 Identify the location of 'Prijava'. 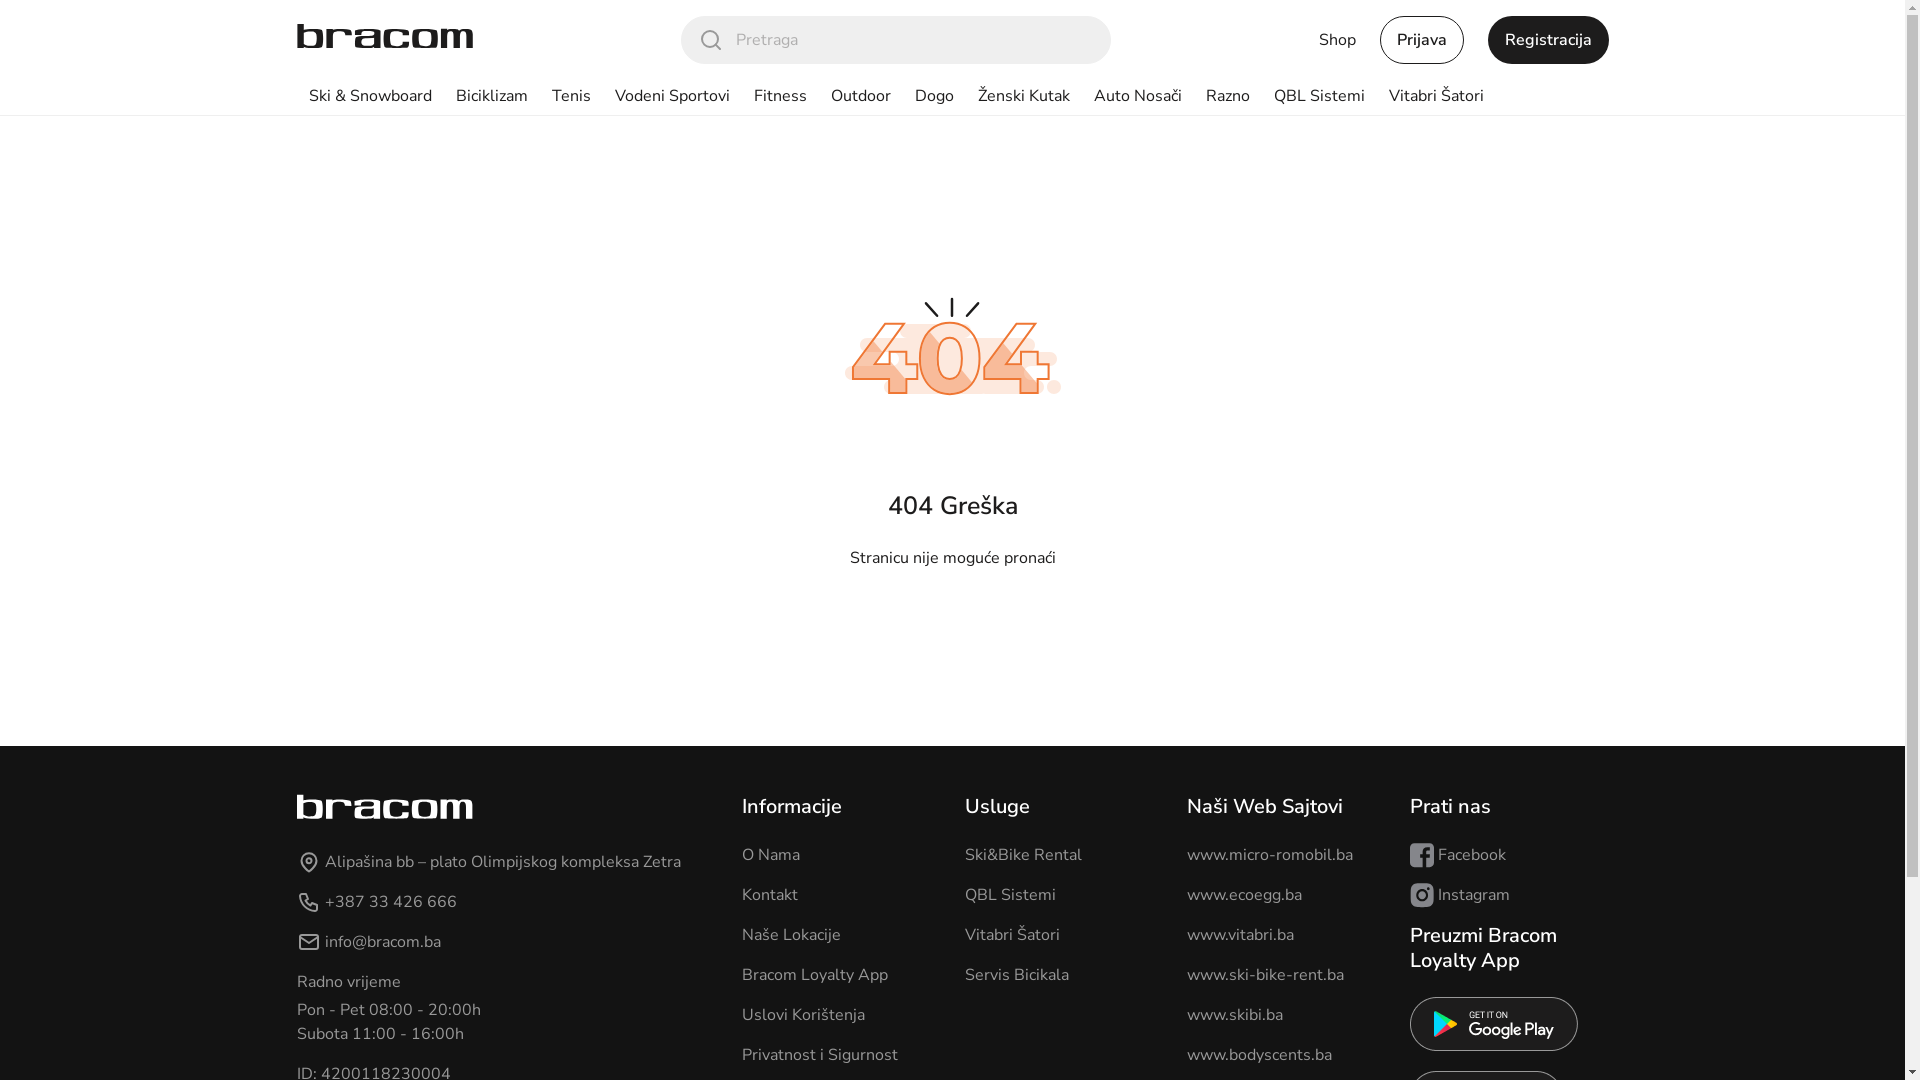
(1420, 39).